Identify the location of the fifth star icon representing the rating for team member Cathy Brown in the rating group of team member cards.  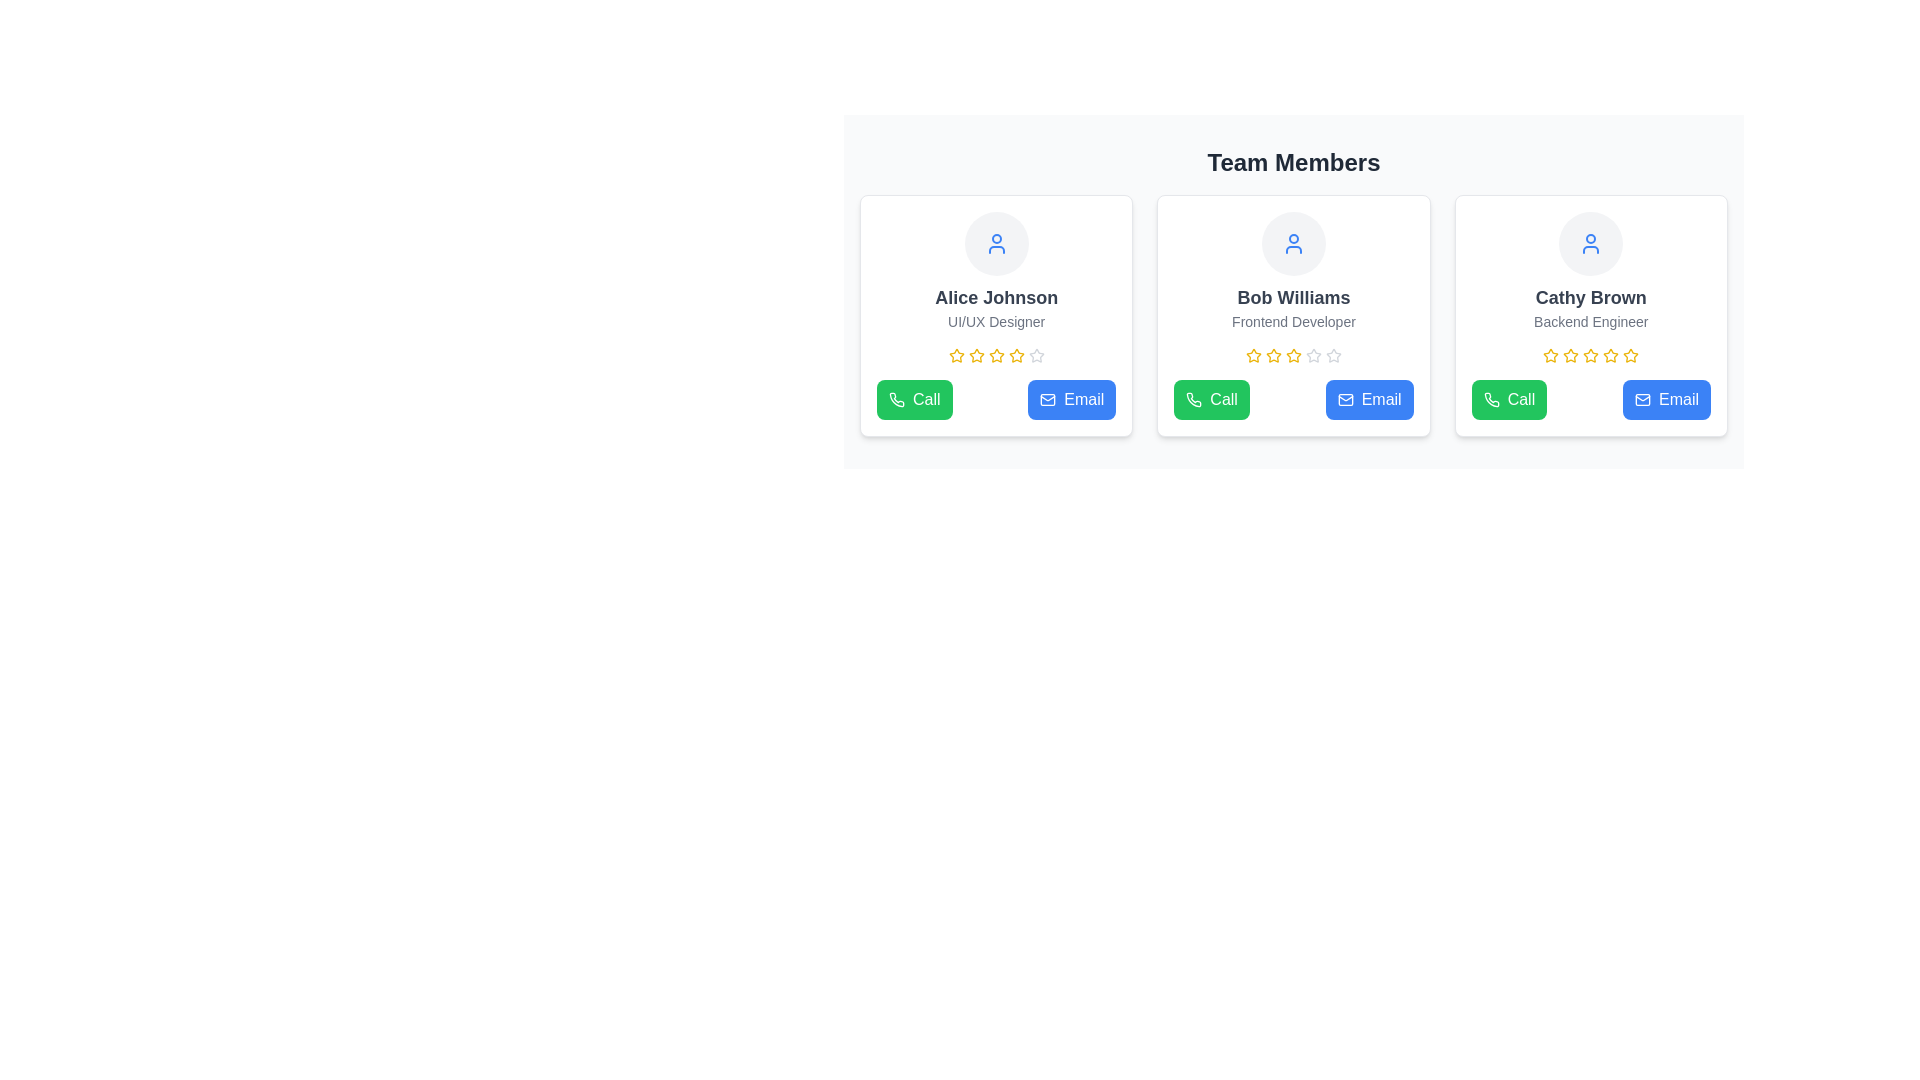
(1631, 354).